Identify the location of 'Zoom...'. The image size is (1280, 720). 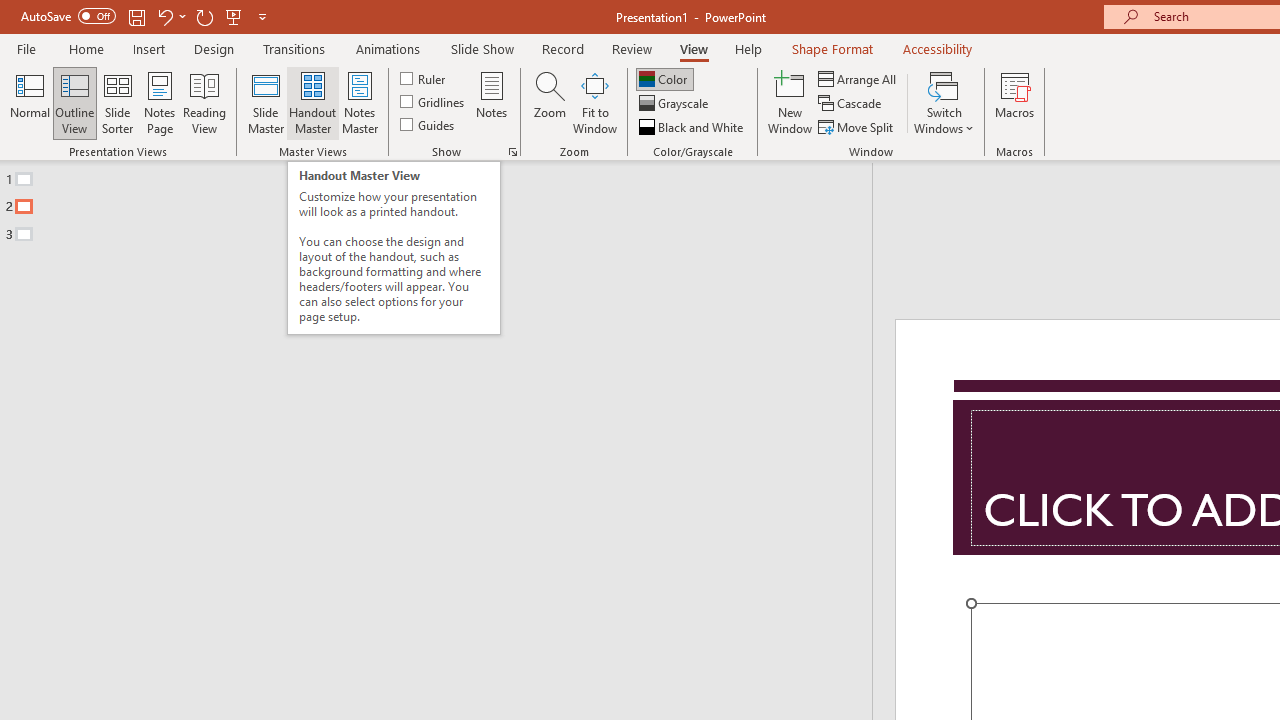
(549, 103).